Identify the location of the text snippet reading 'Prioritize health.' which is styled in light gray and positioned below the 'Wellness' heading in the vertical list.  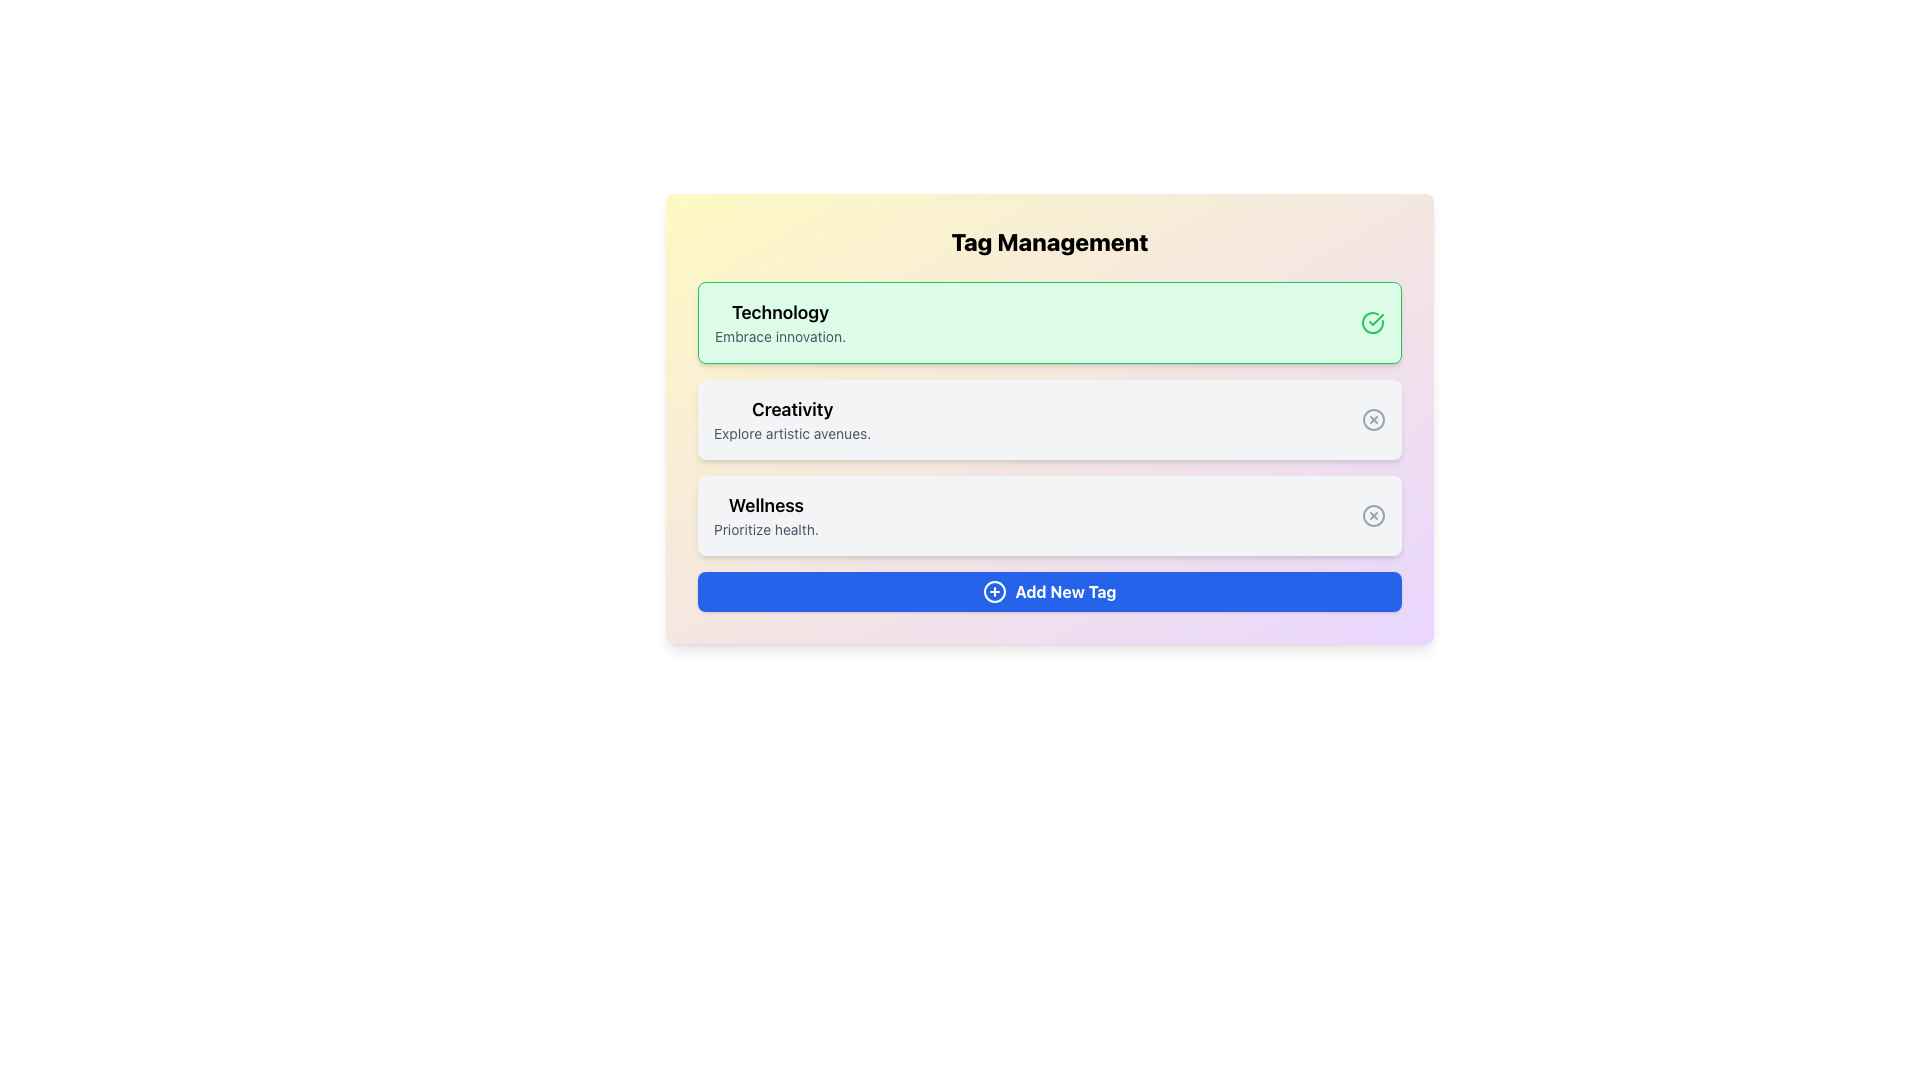
(765, 528).